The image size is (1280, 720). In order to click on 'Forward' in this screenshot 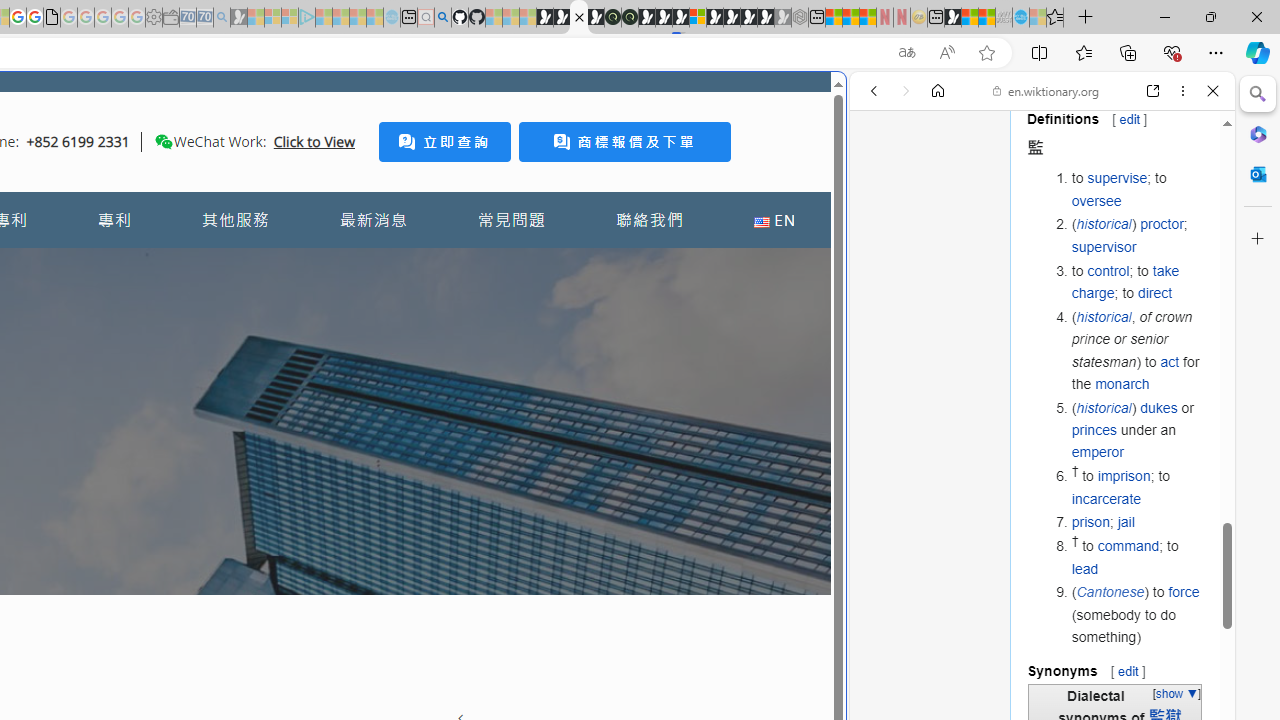, I will do `click(905, 91)`.